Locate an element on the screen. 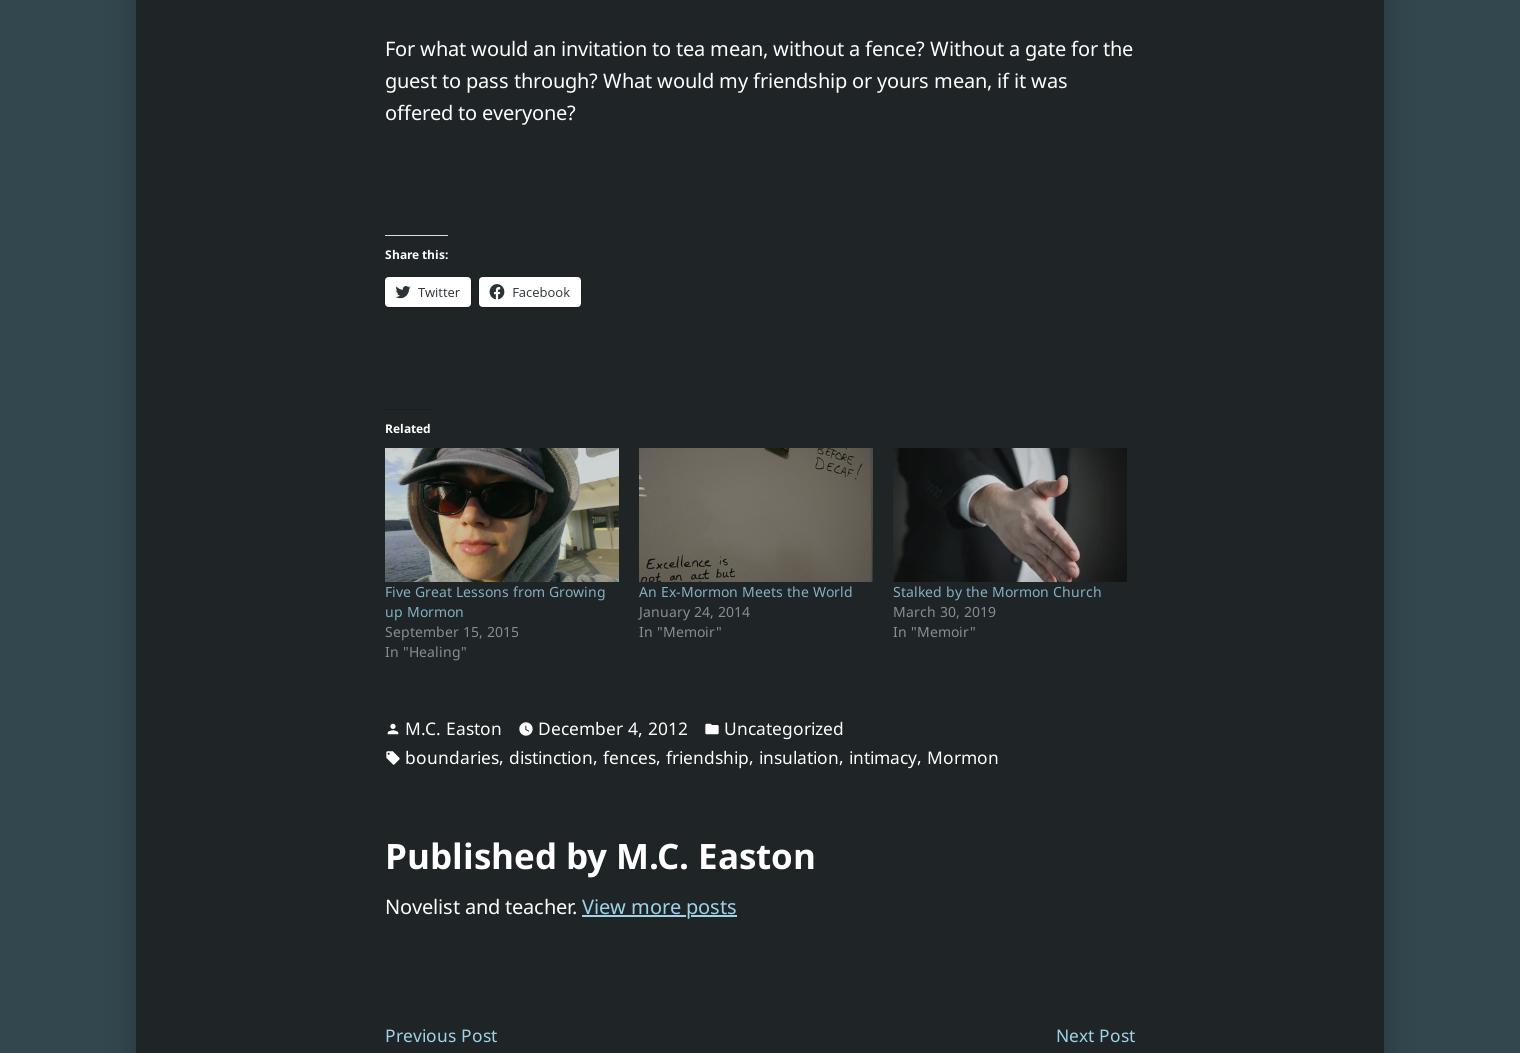 The height and width of the screenshot is (1053, 1520). 'M.C. Easton' is located at coordinates (452, 727).